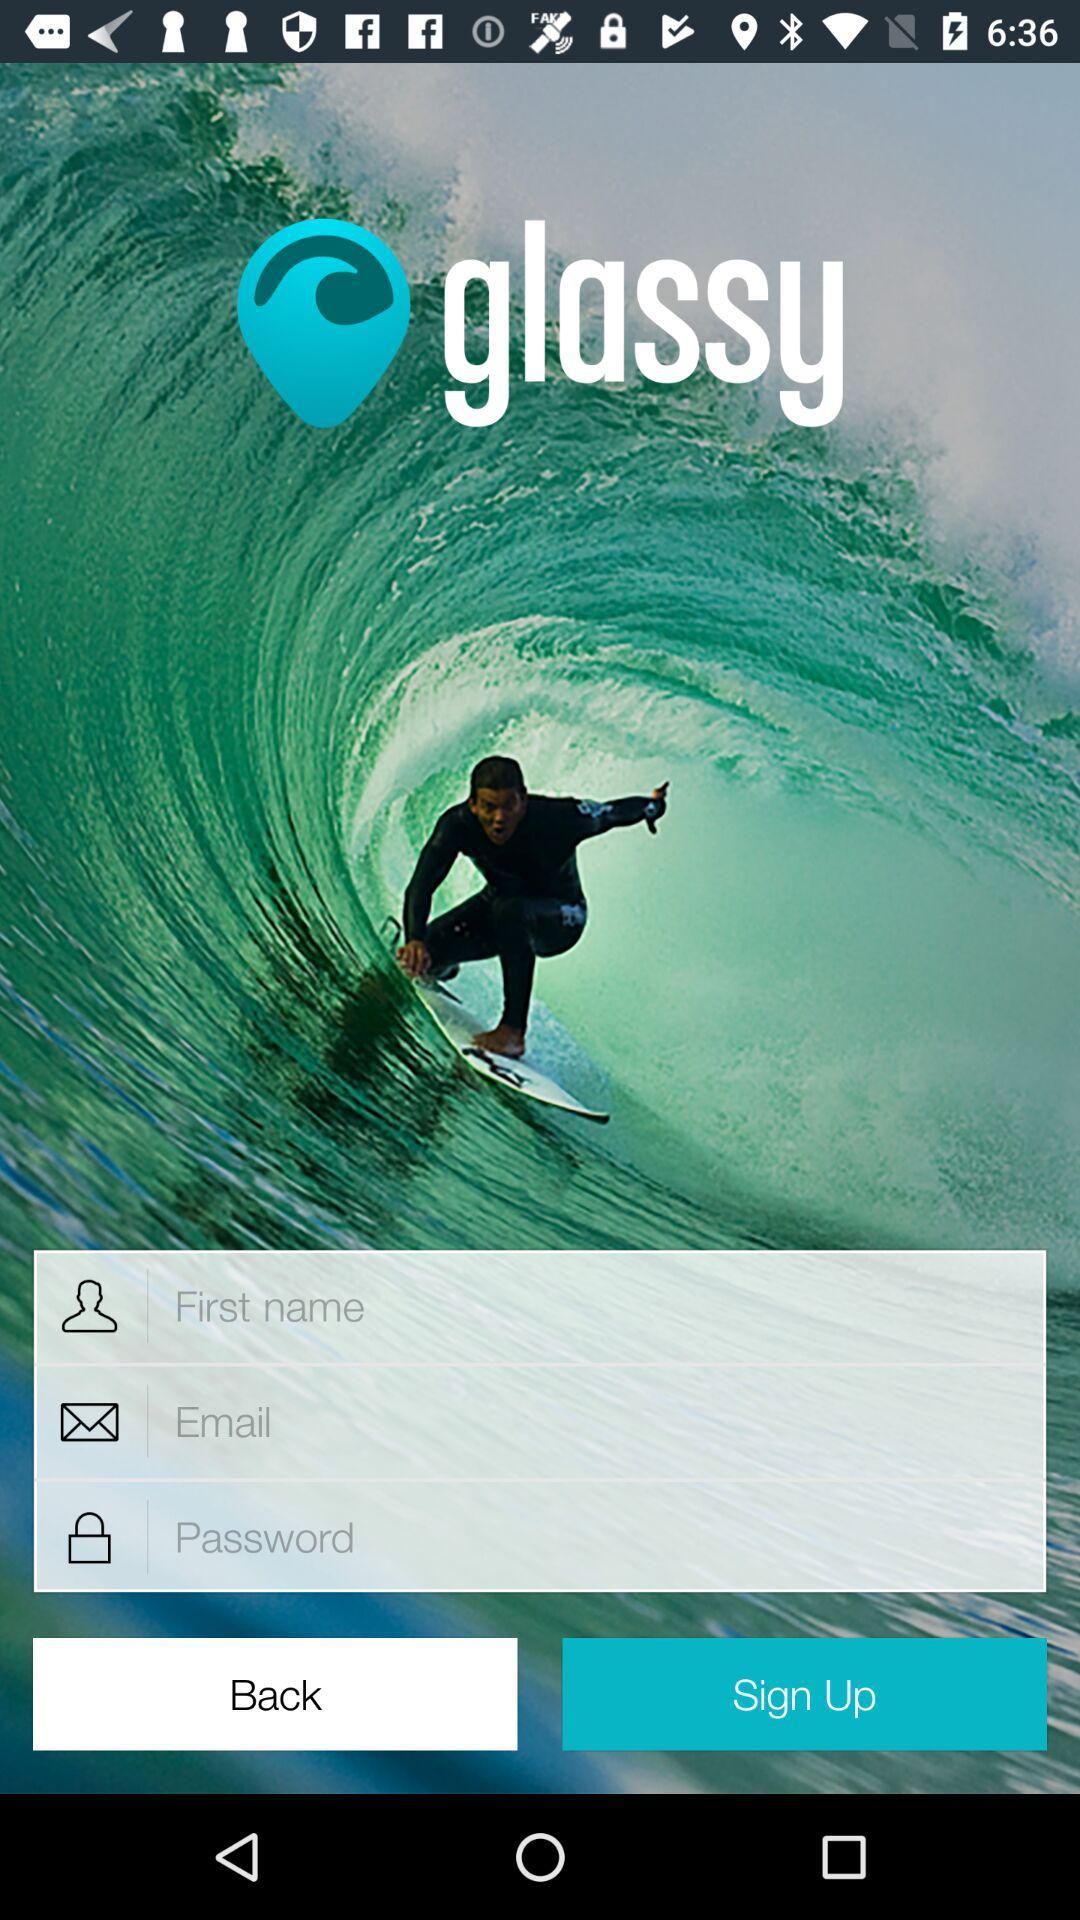  What do you see at coordinates (597, 1420) in the screenshot?
I see `email` at bounding box center [597, 1420].